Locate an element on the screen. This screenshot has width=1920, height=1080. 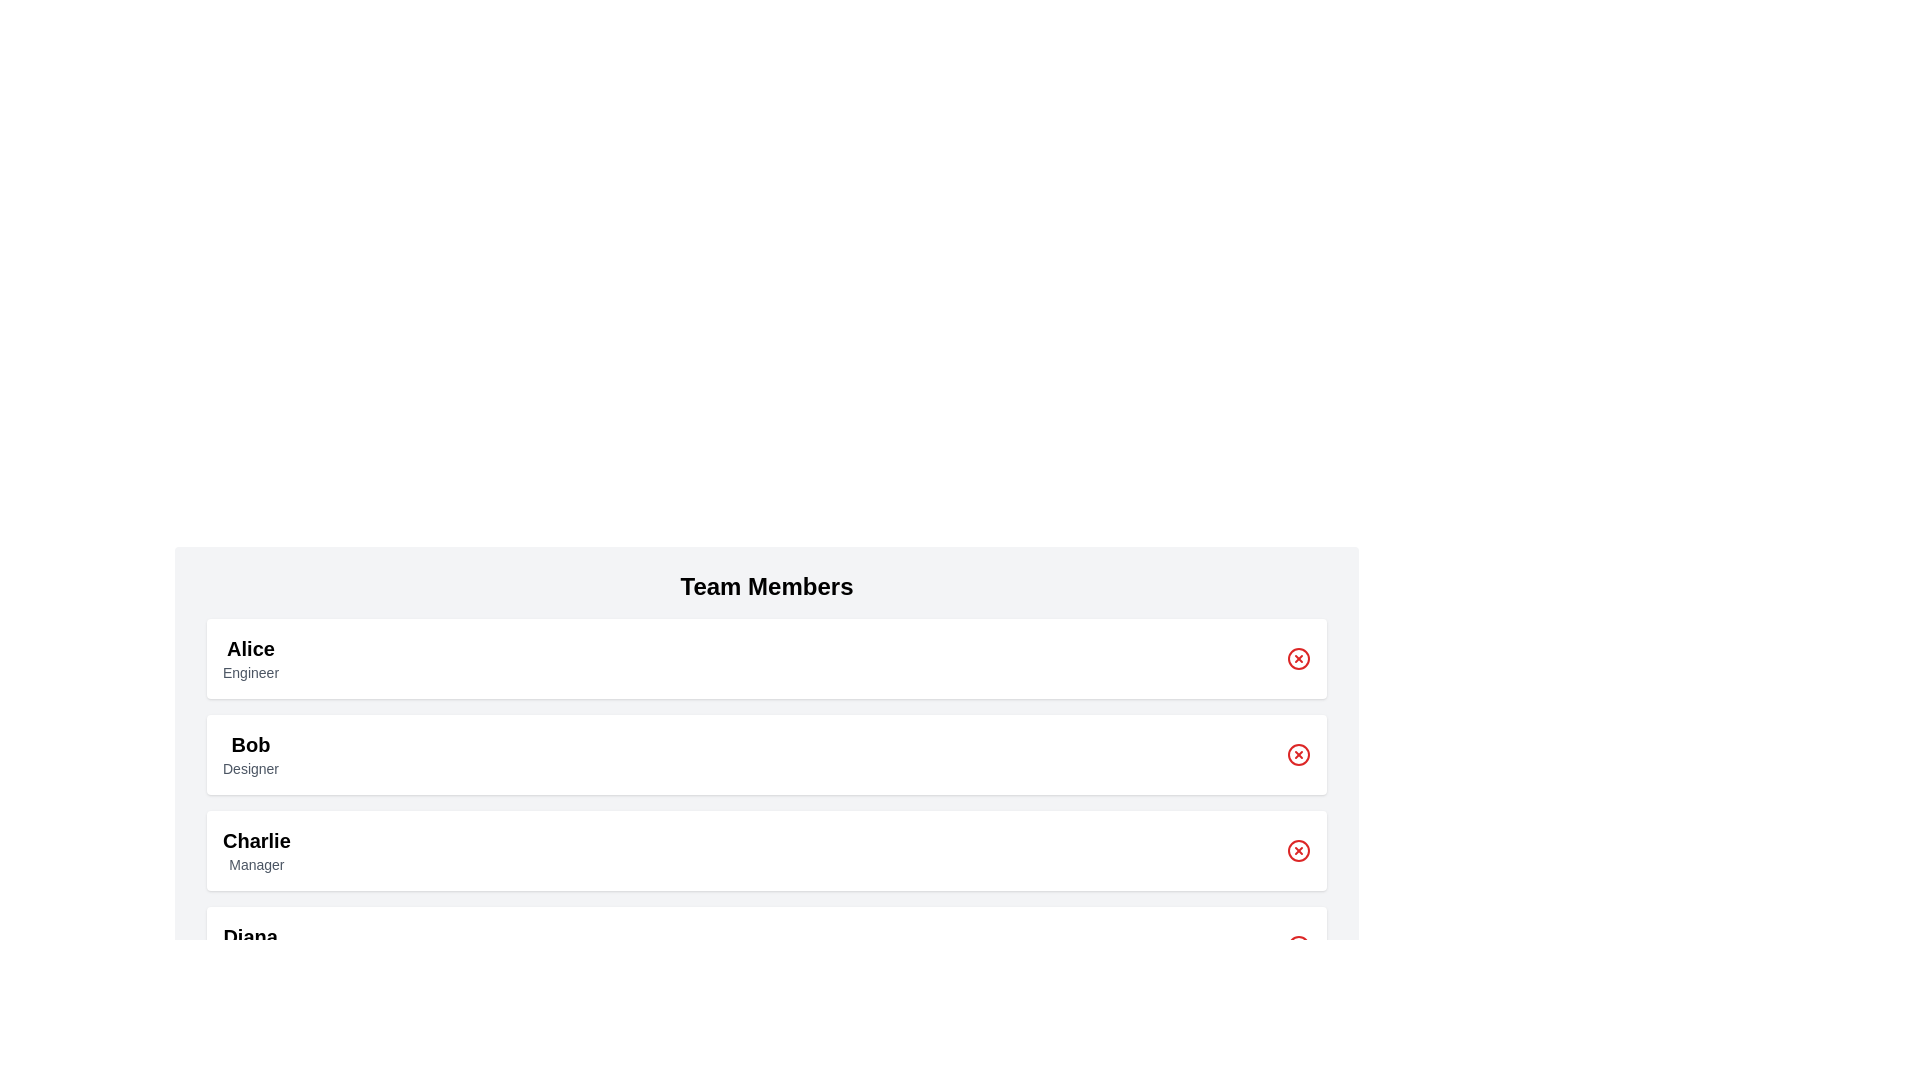
the delete button located at the far-right side of the last row in the team members list is located at coordinates (1299, 946).